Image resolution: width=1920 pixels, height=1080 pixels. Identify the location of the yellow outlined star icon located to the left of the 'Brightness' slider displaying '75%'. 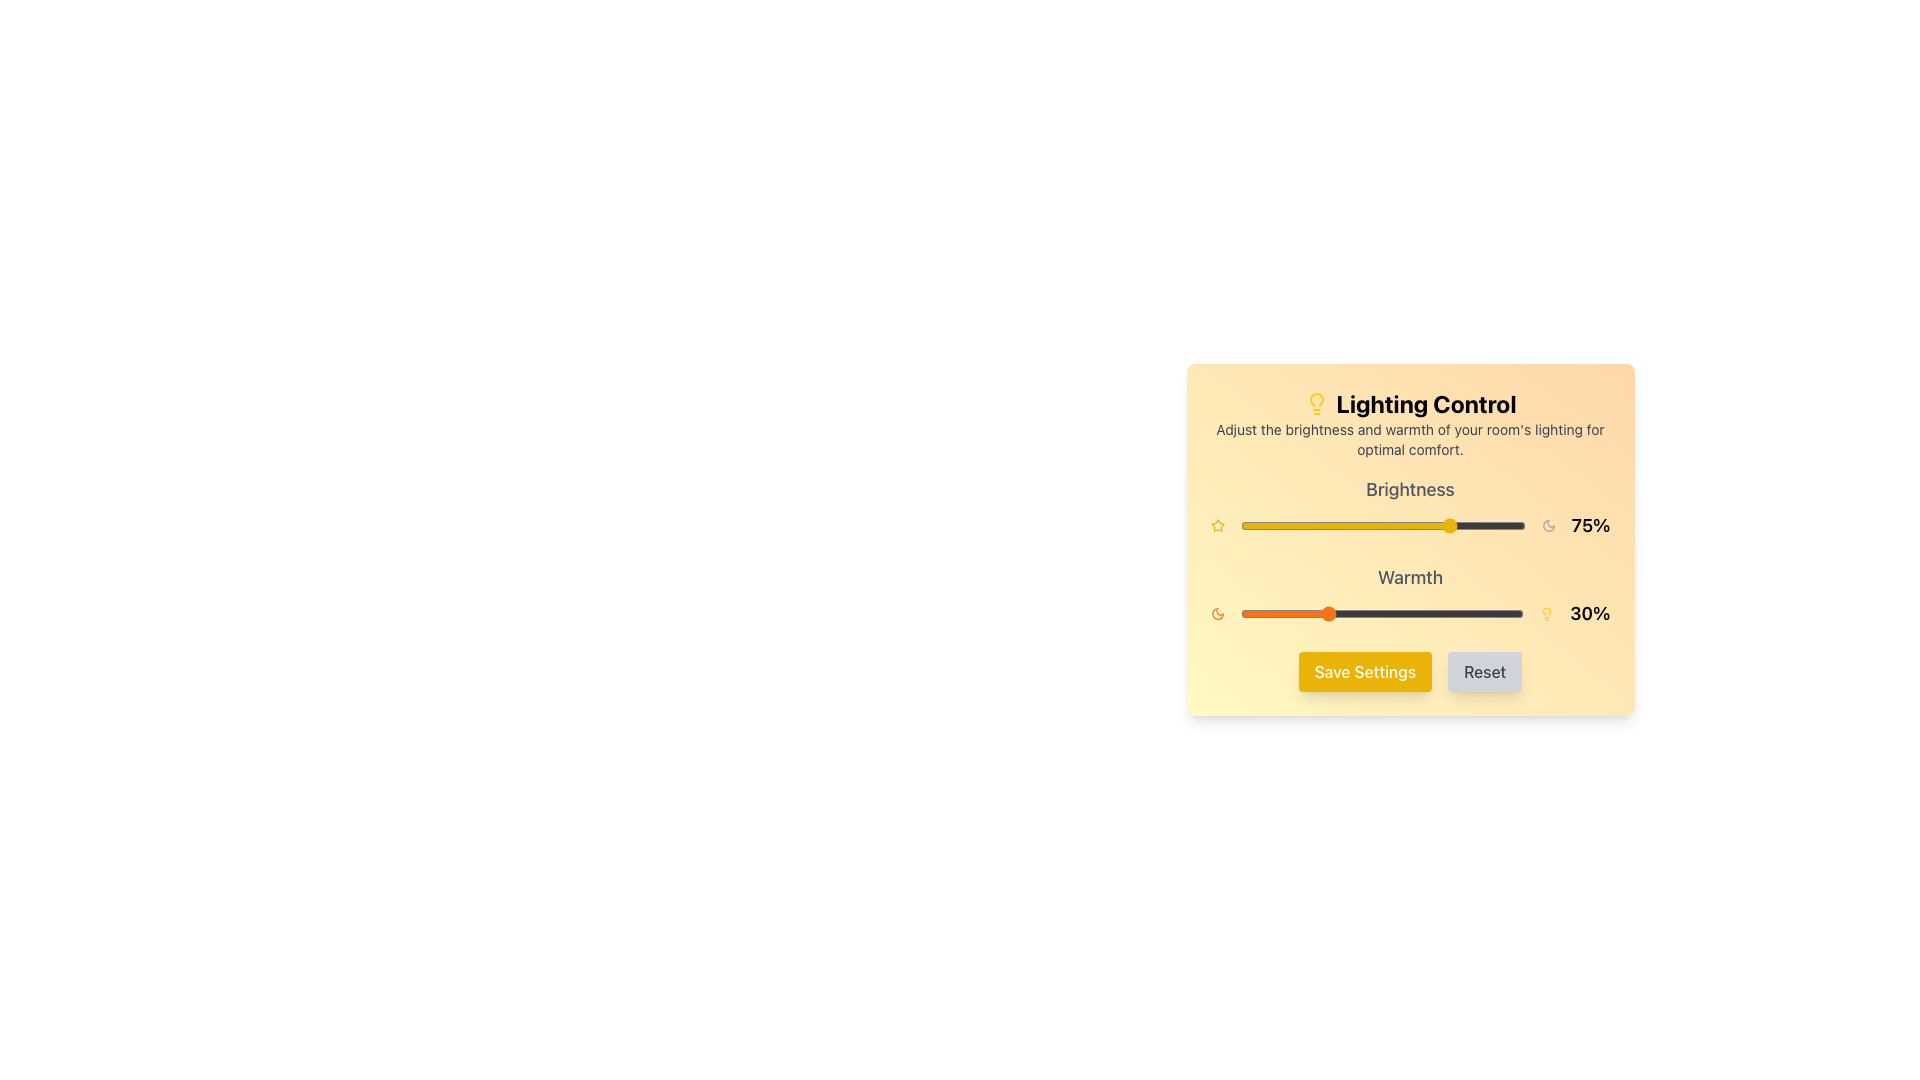
(1216, 524).